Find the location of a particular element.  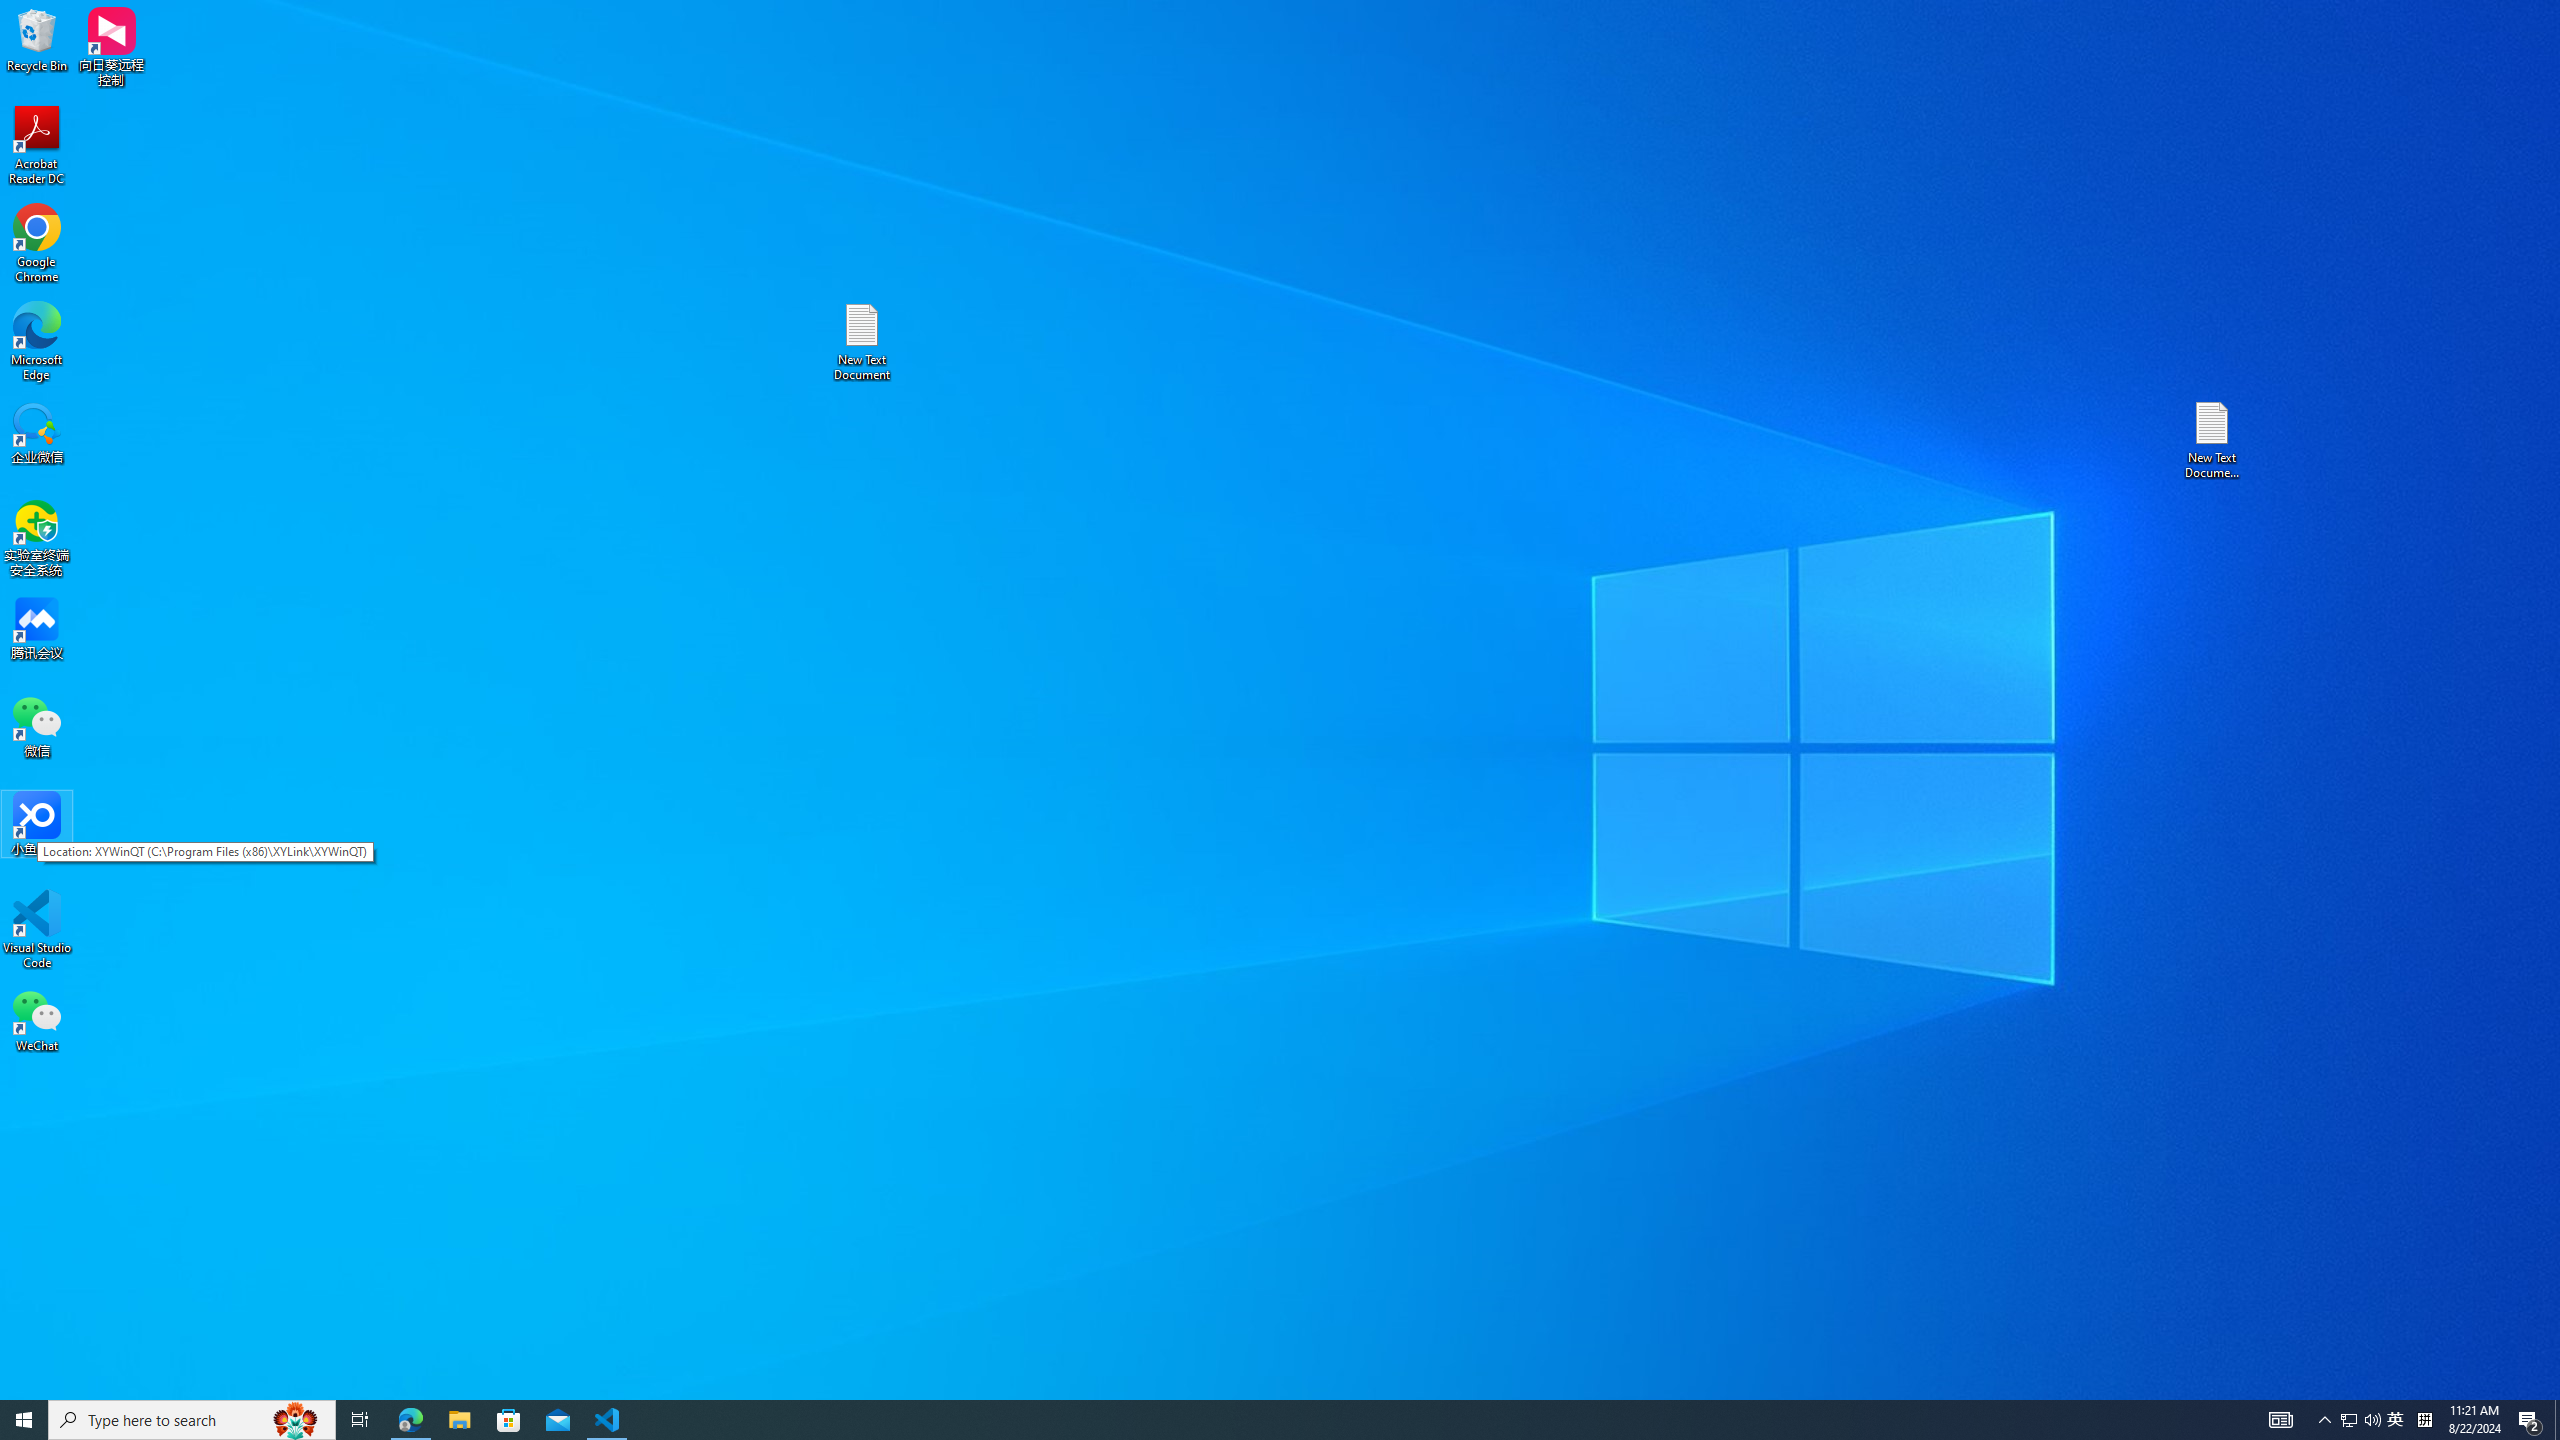

'Recycle Bin' is located at coordinates (36, 38).